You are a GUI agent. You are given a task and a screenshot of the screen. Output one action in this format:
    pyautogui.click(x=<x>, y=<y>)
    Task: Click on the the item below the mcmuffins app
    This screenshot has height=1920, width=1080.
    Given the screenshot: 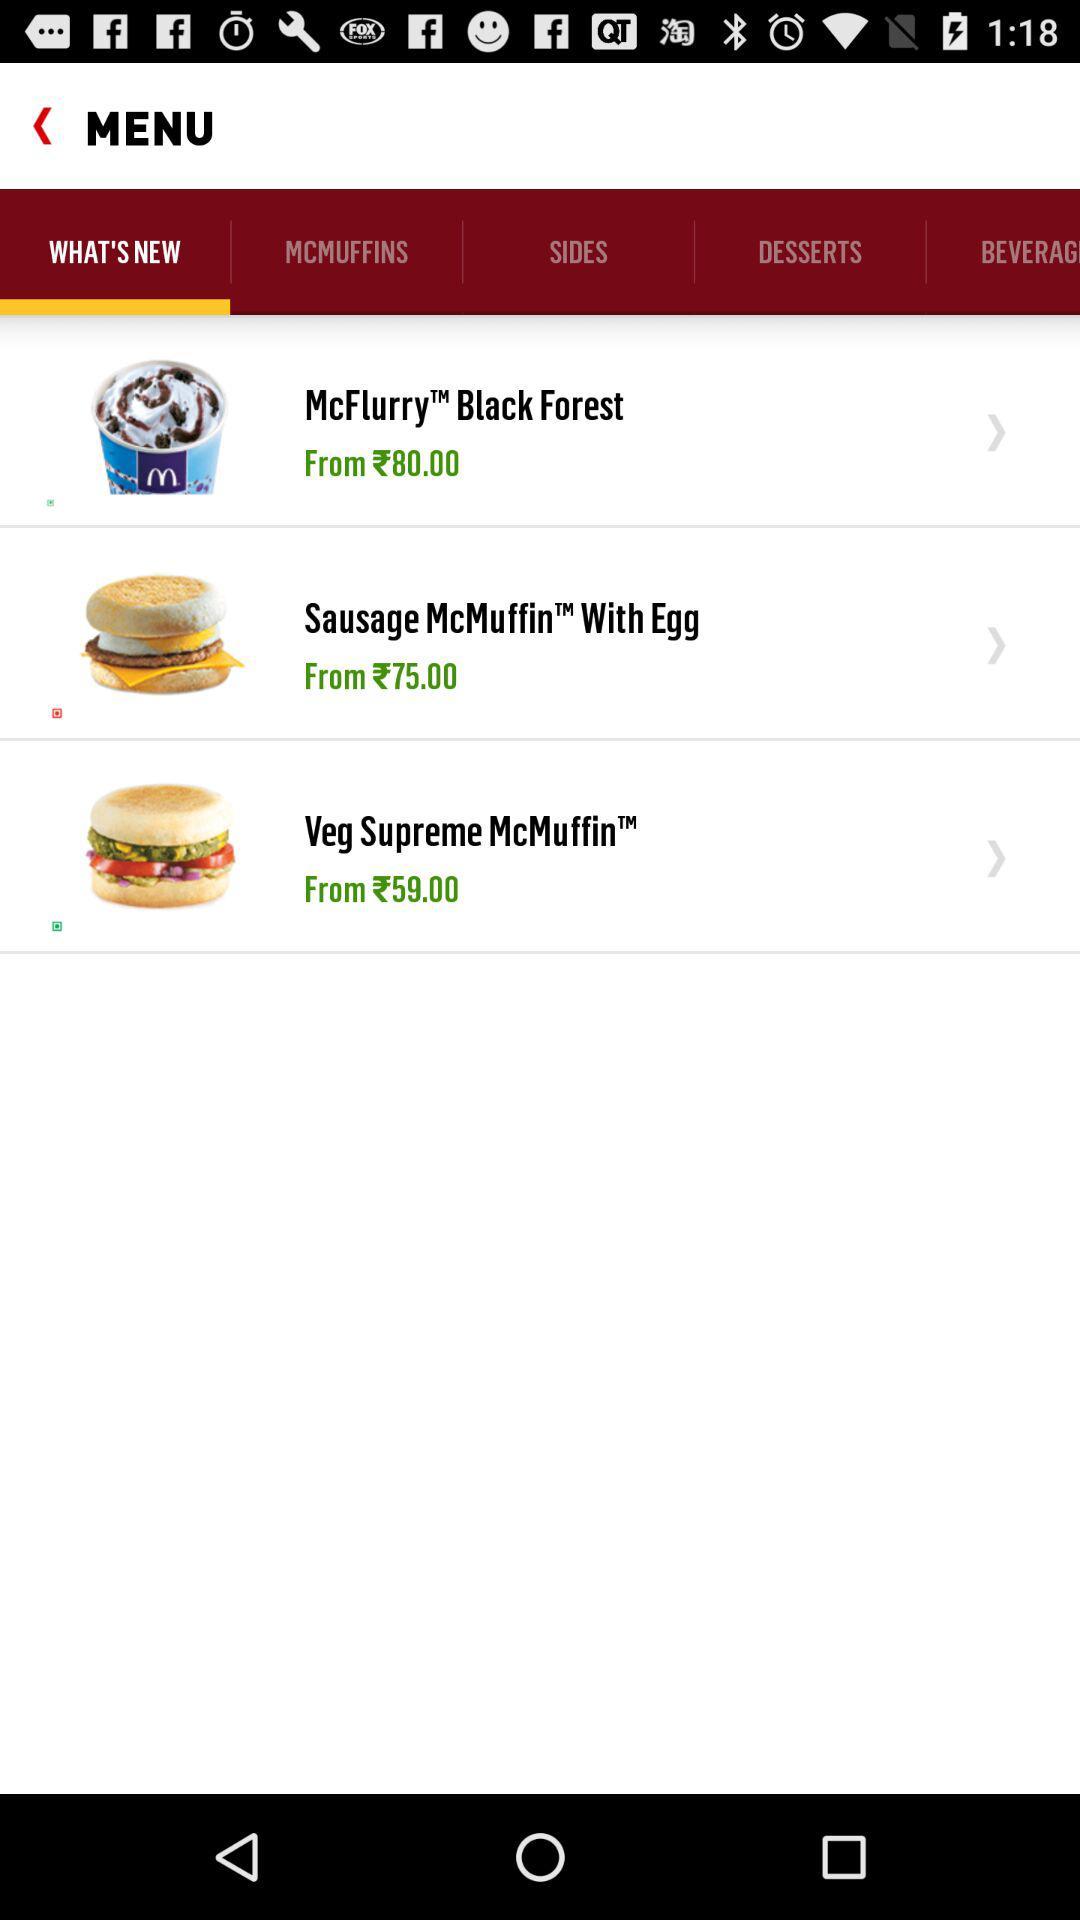 What is the action you would take?
    pyautogui.click(x=464, y=410)
    